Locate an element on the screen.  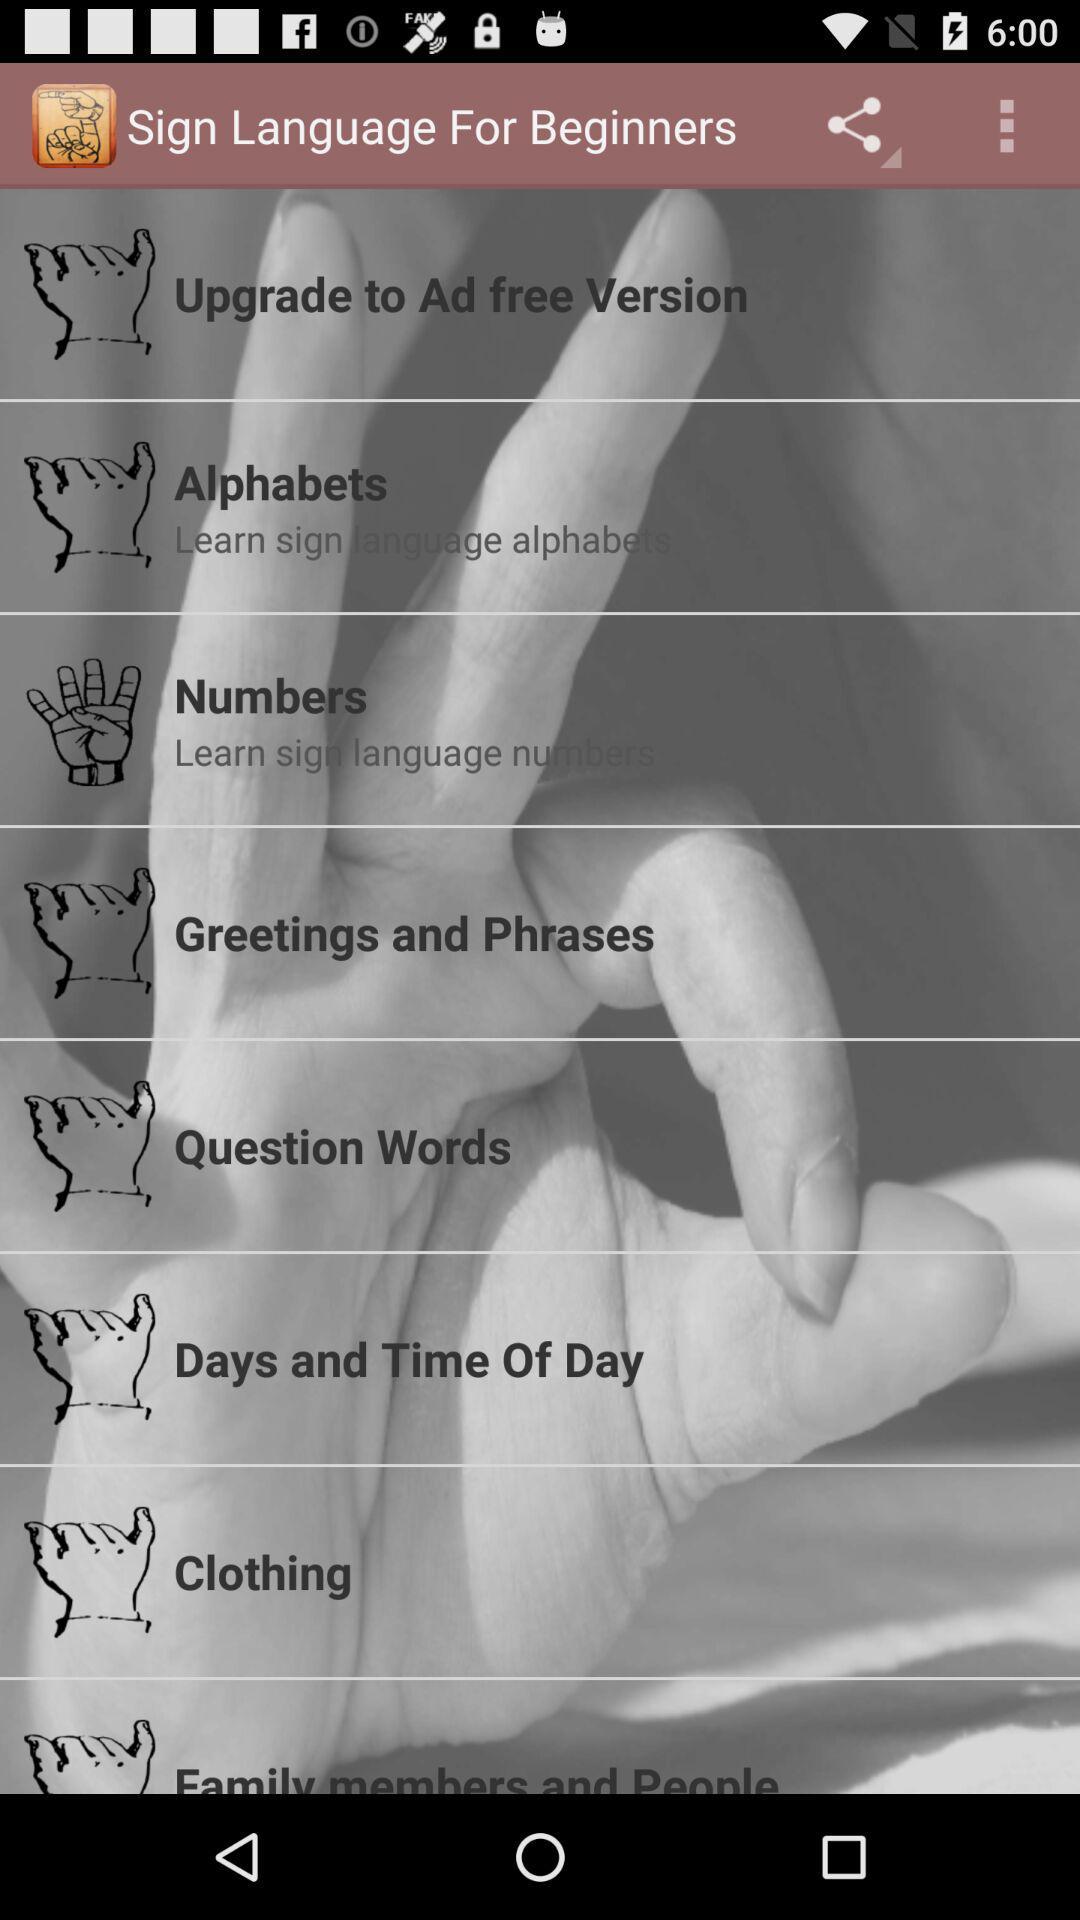
upgrade to ad item is located at coordinates (613, 292).